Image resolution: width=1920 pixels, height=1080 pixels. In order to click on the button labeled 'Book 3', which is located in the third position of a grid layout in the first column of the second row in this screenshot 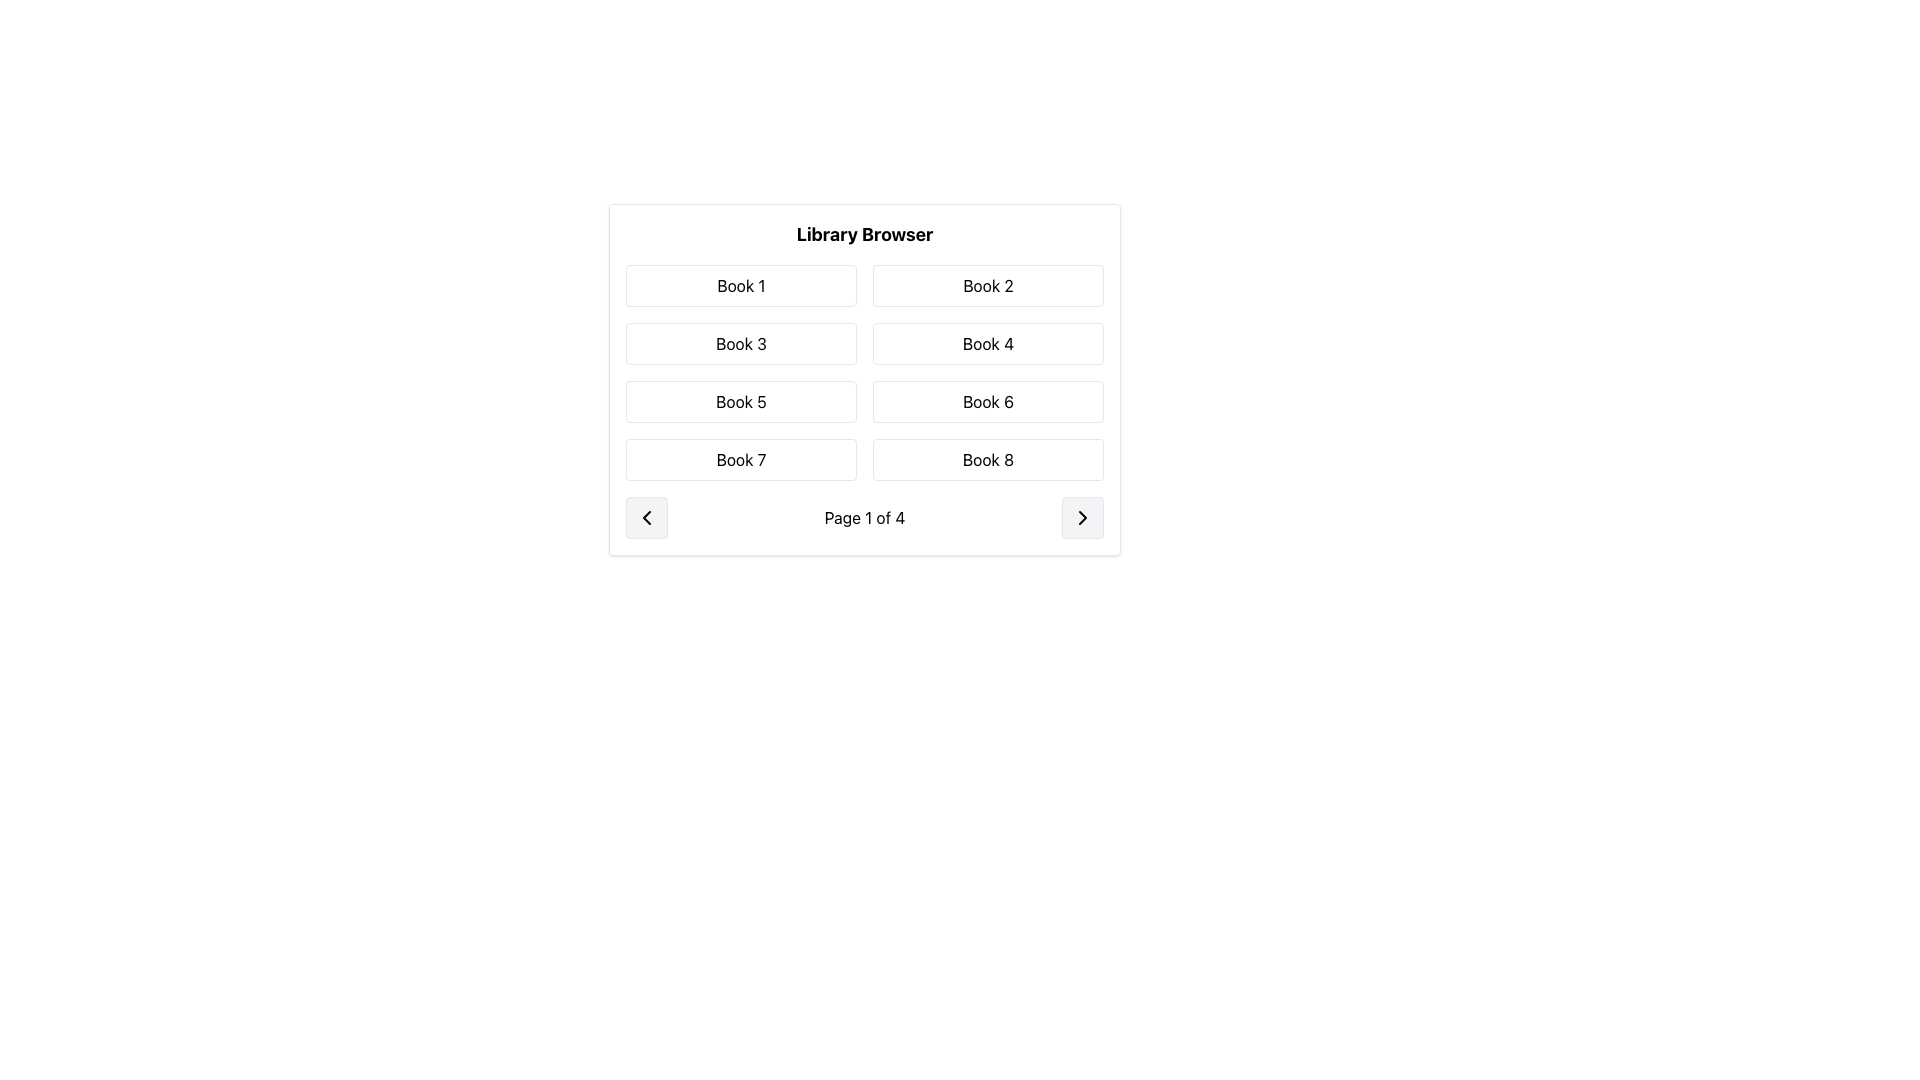, I will do `click(740, 342)`.